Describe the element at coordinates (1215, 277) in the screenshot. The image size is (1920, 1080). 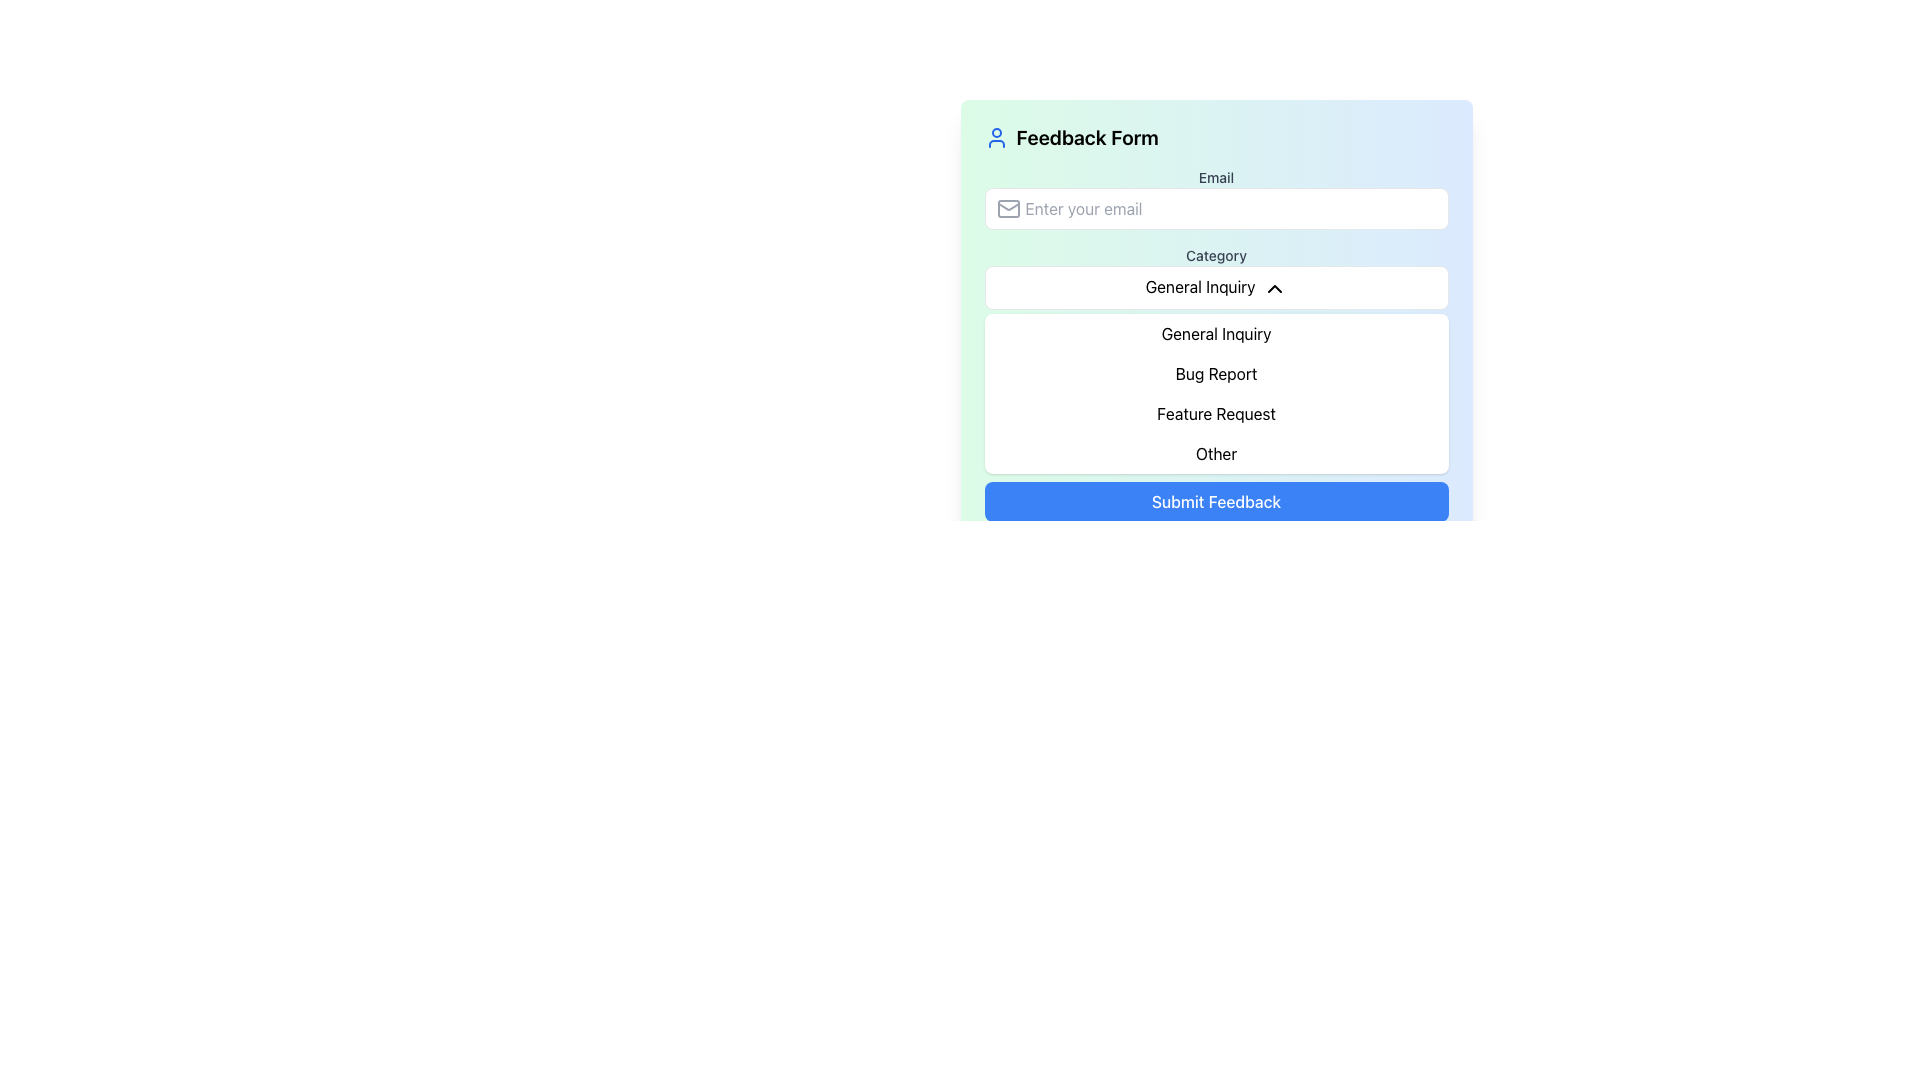
I see `the dropdown menu for selecting a category in the Feedback Form, located below the Email input field` at that location.